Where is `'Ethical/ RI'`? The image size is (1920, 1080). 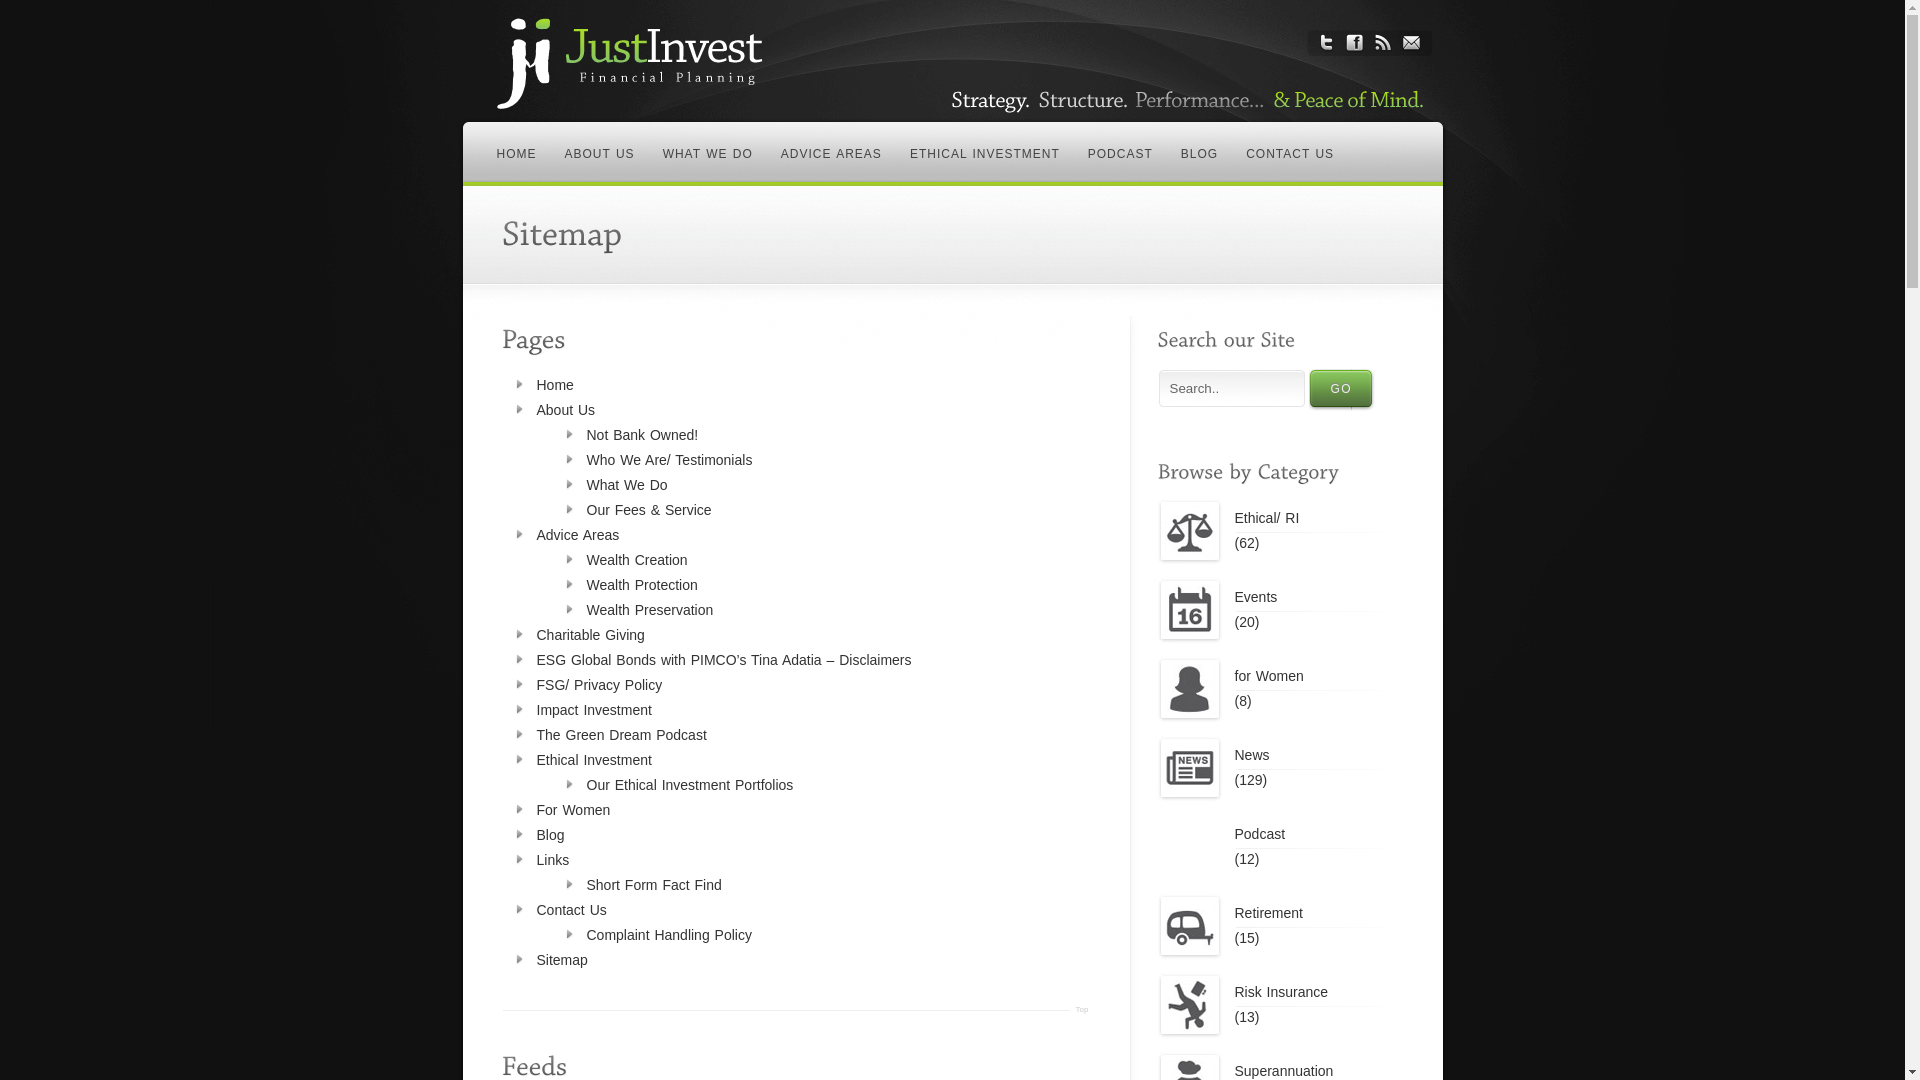
'Ethical/ RI' is located at coordinates (1309, 516).